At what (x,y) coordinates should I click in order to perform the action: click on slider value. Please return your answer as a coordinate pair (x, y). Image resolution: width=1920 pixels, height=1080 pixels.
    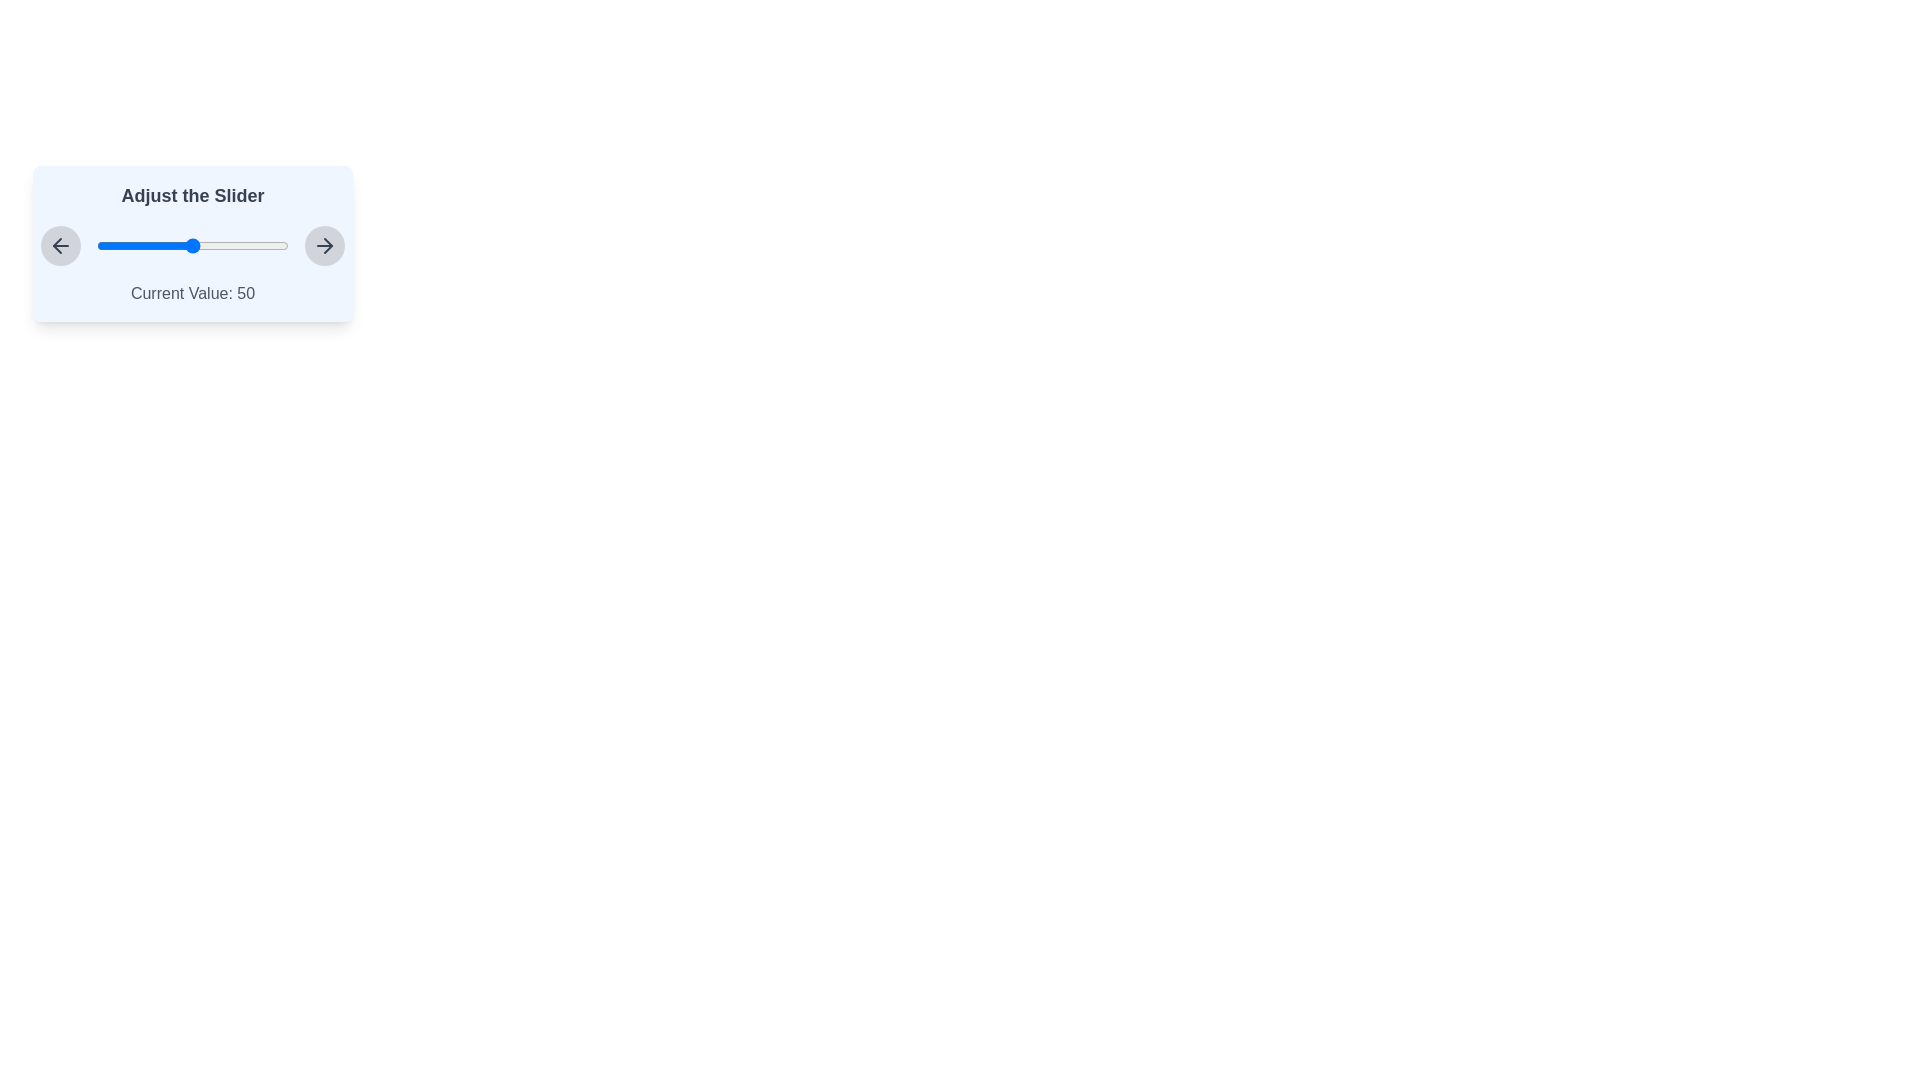
    Looking at the image, I should click on (210, 245).